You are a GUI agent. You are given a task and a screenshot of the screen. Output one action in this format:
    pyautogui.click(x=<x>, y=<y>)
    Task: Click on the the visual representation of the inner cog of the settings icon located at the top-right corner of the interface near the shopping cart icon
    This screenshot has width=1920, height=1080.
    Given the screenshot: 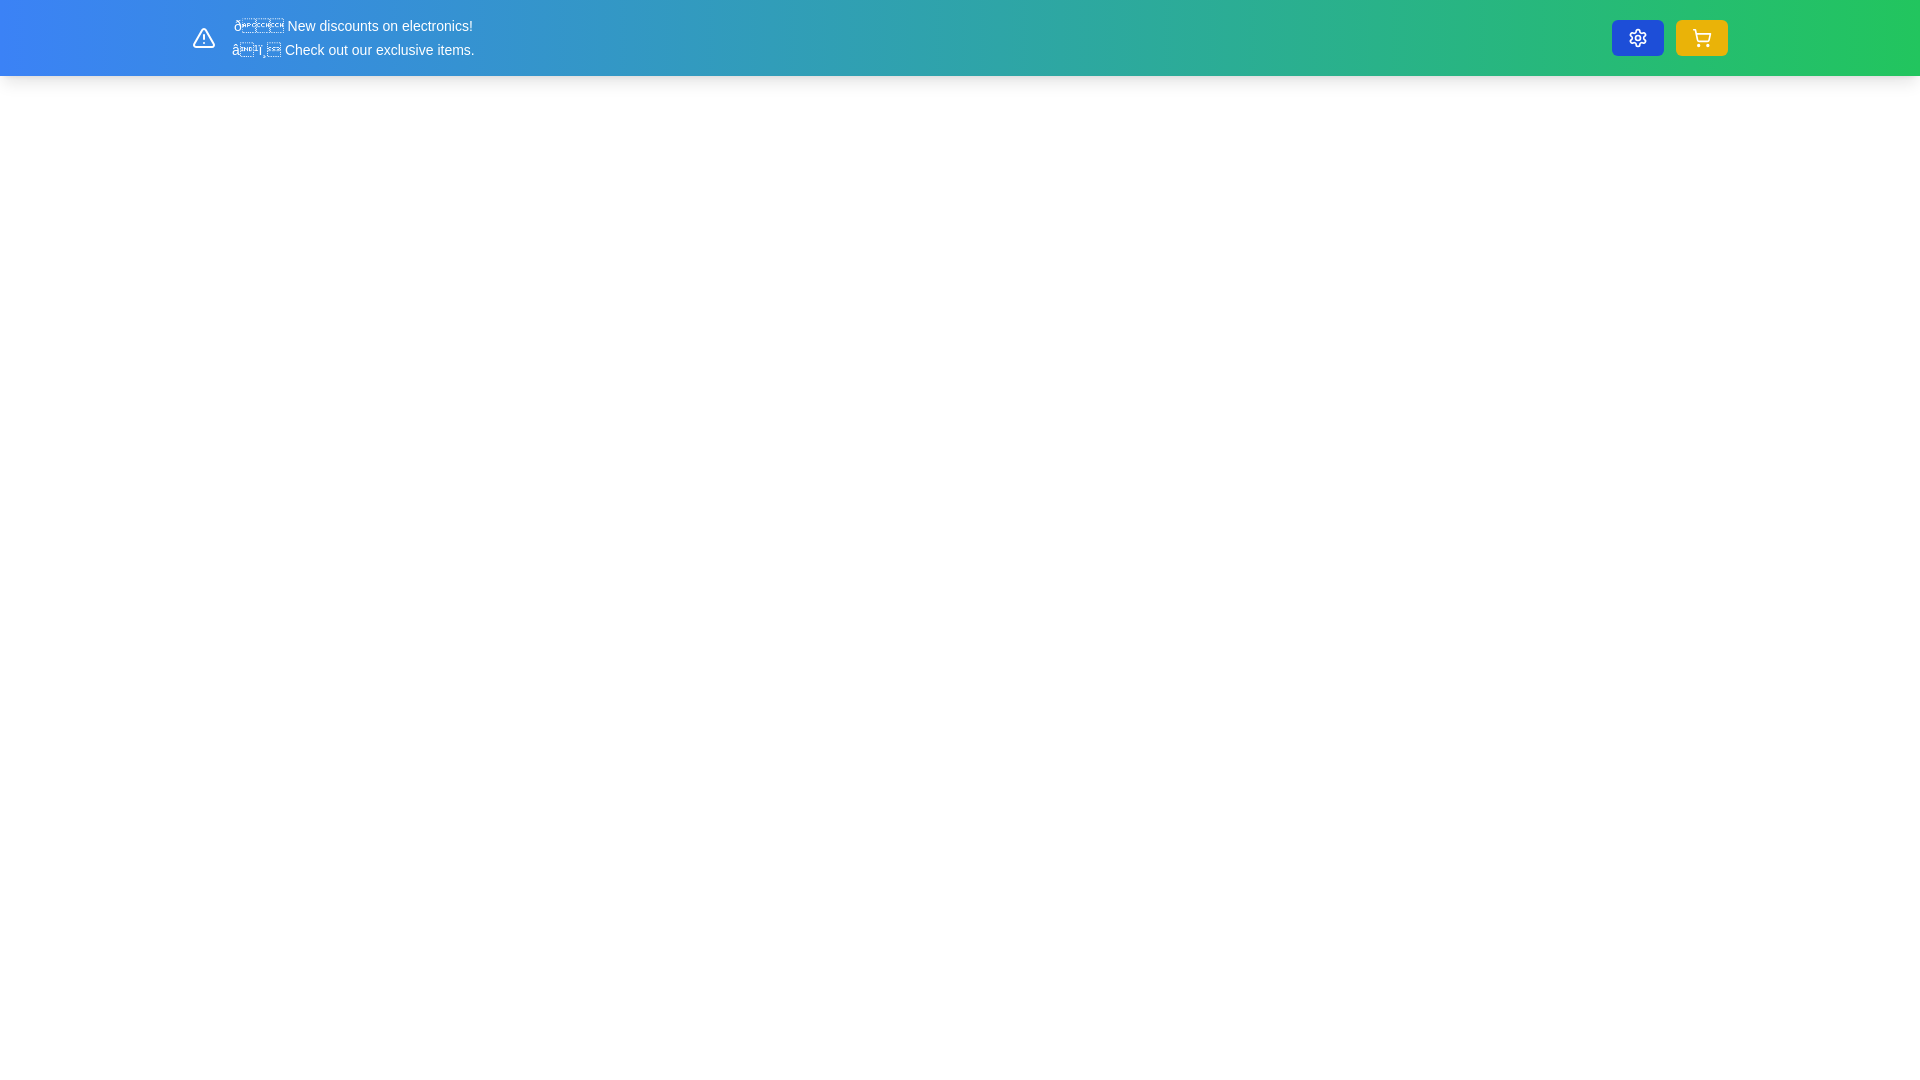 What is the action you would take?
    pyautogui.click(x=1637, y=38)
    